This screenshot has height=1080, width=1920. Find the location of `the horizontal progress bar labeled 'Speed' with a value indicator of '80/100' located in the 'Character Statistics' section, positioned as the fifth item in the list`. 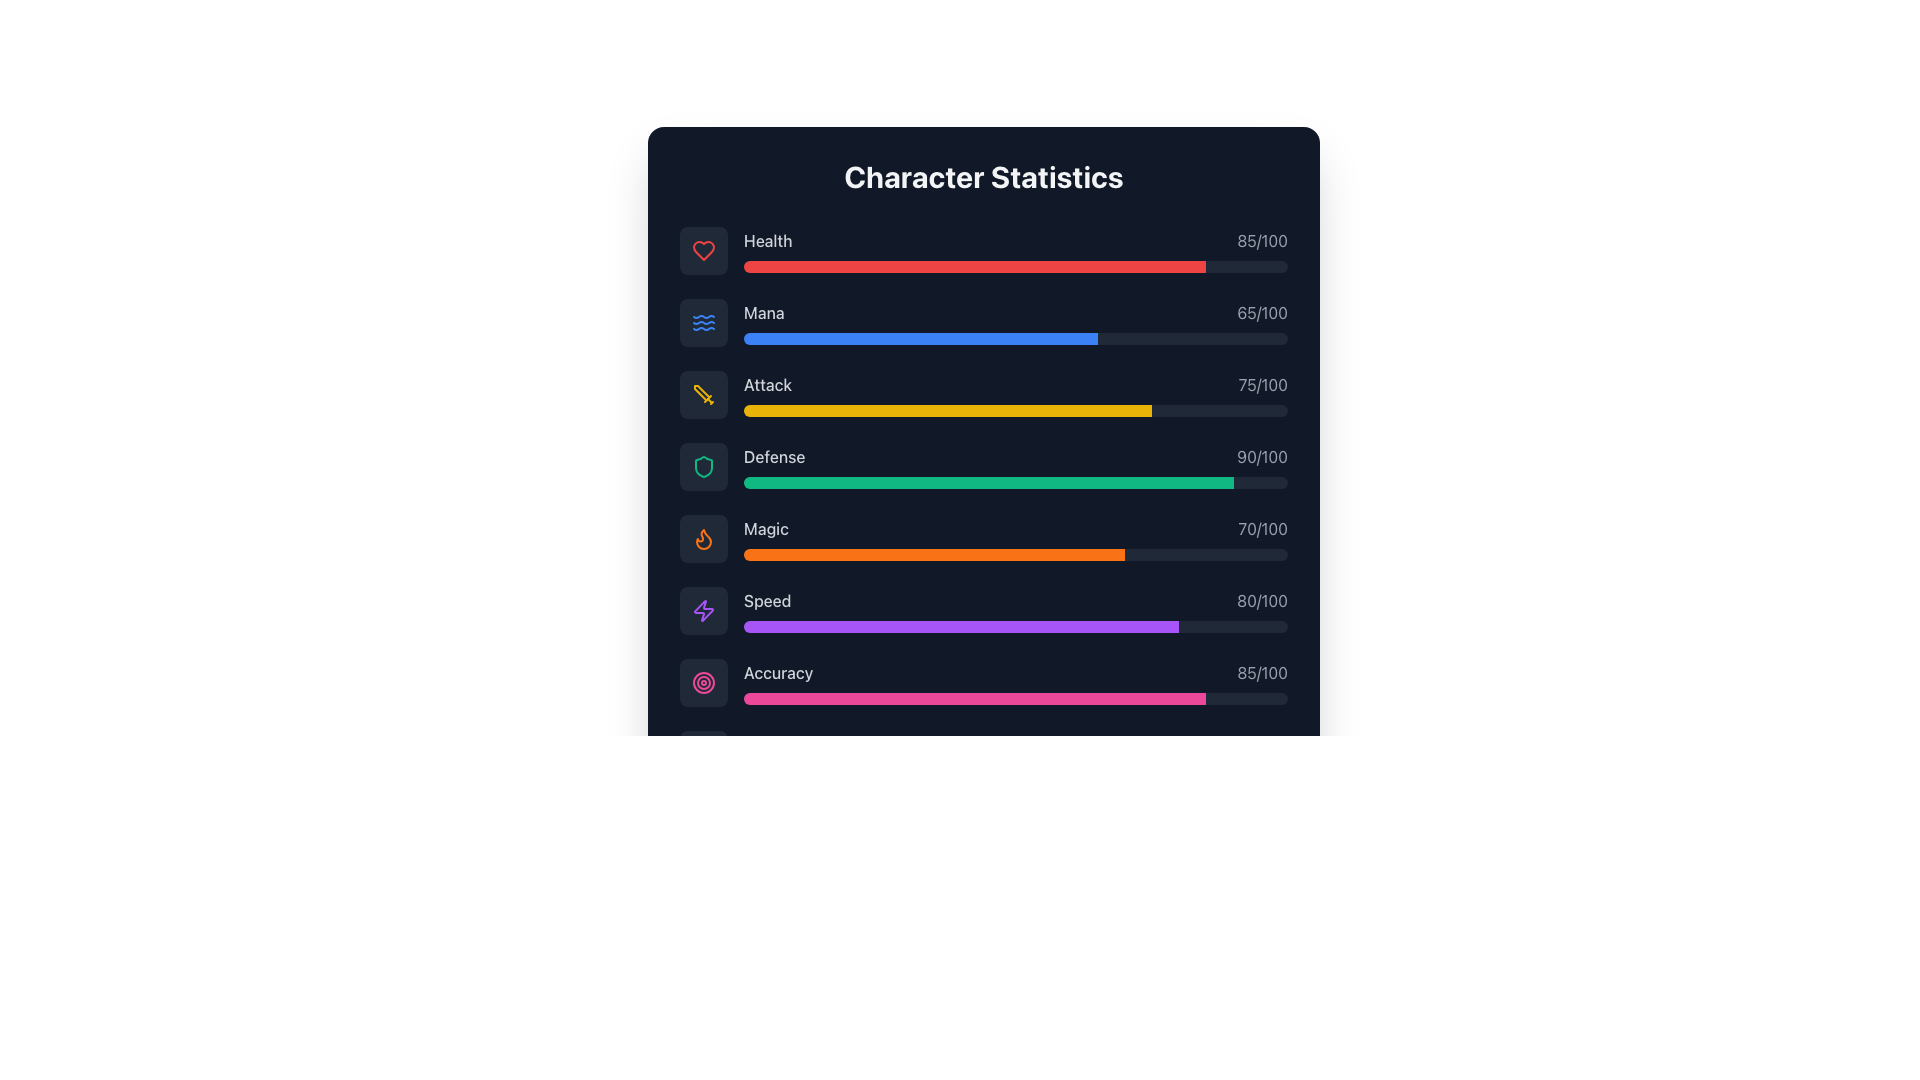

the horizontal progress bar labeled 'Speed' with a value indicator of '80/100' located in the 'Character Statistics' section, positioned as the fifth item in the list is located at coordinates (1016, 609).